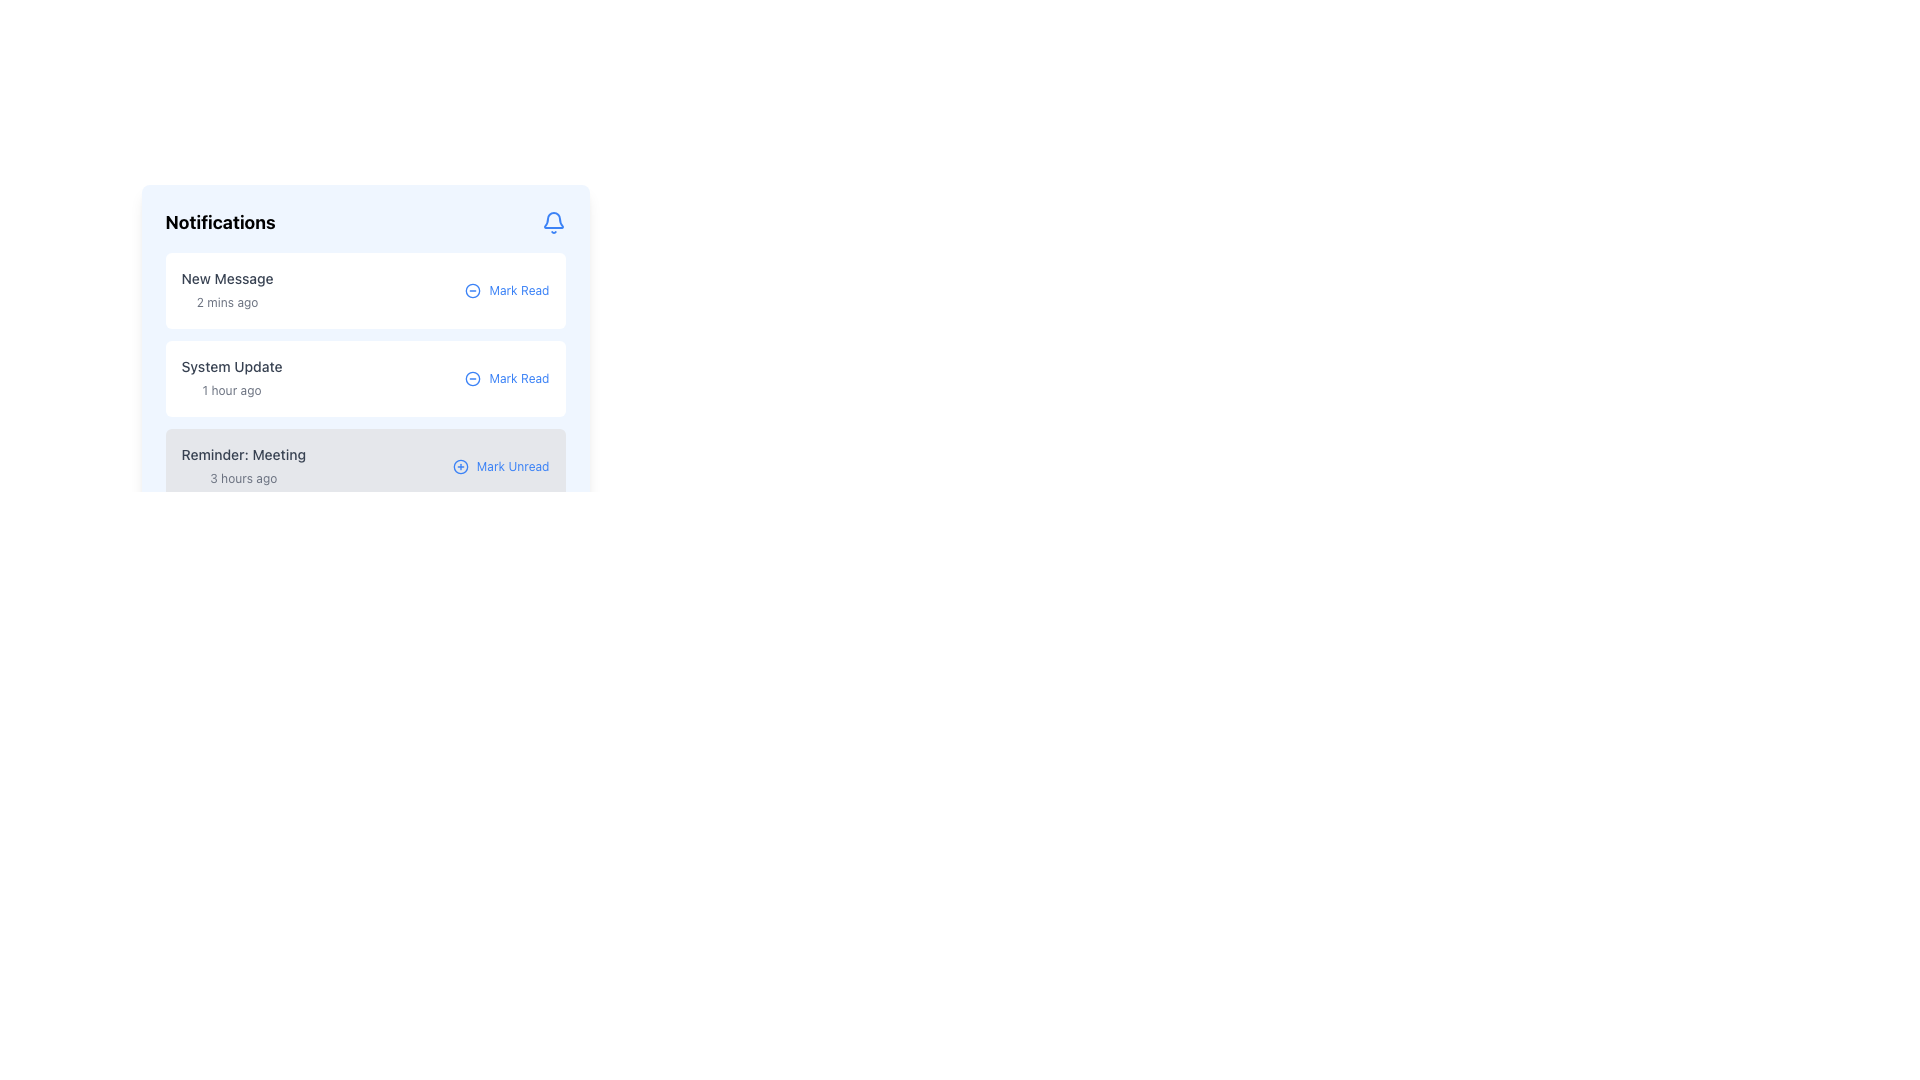  I want to click on the notification bell icon located at the top-right corner of the notification panel, which visually represents alerts or updates, so click(553, 220).